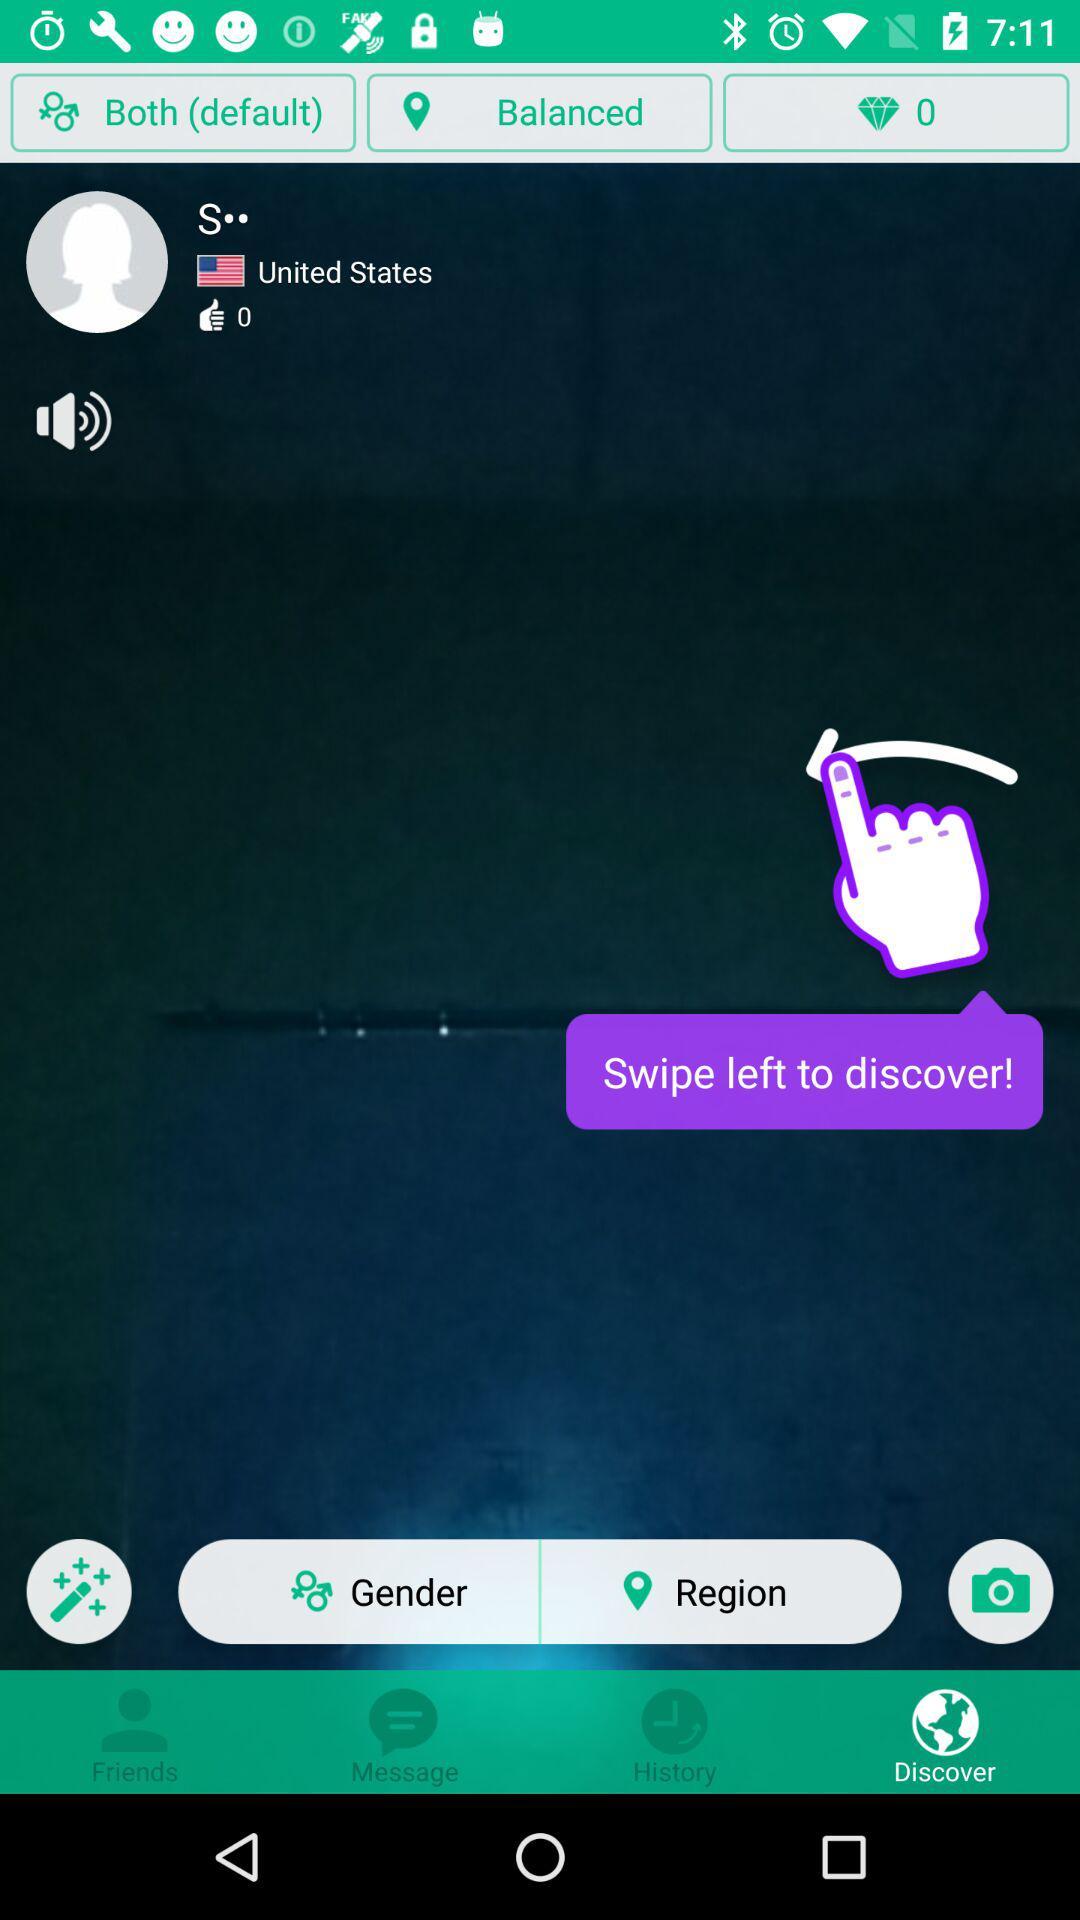 This screenshot has height=1920, width=1080. Describe the element at coordinates (71, 420) in the screenshot. I see `listen` at that location.